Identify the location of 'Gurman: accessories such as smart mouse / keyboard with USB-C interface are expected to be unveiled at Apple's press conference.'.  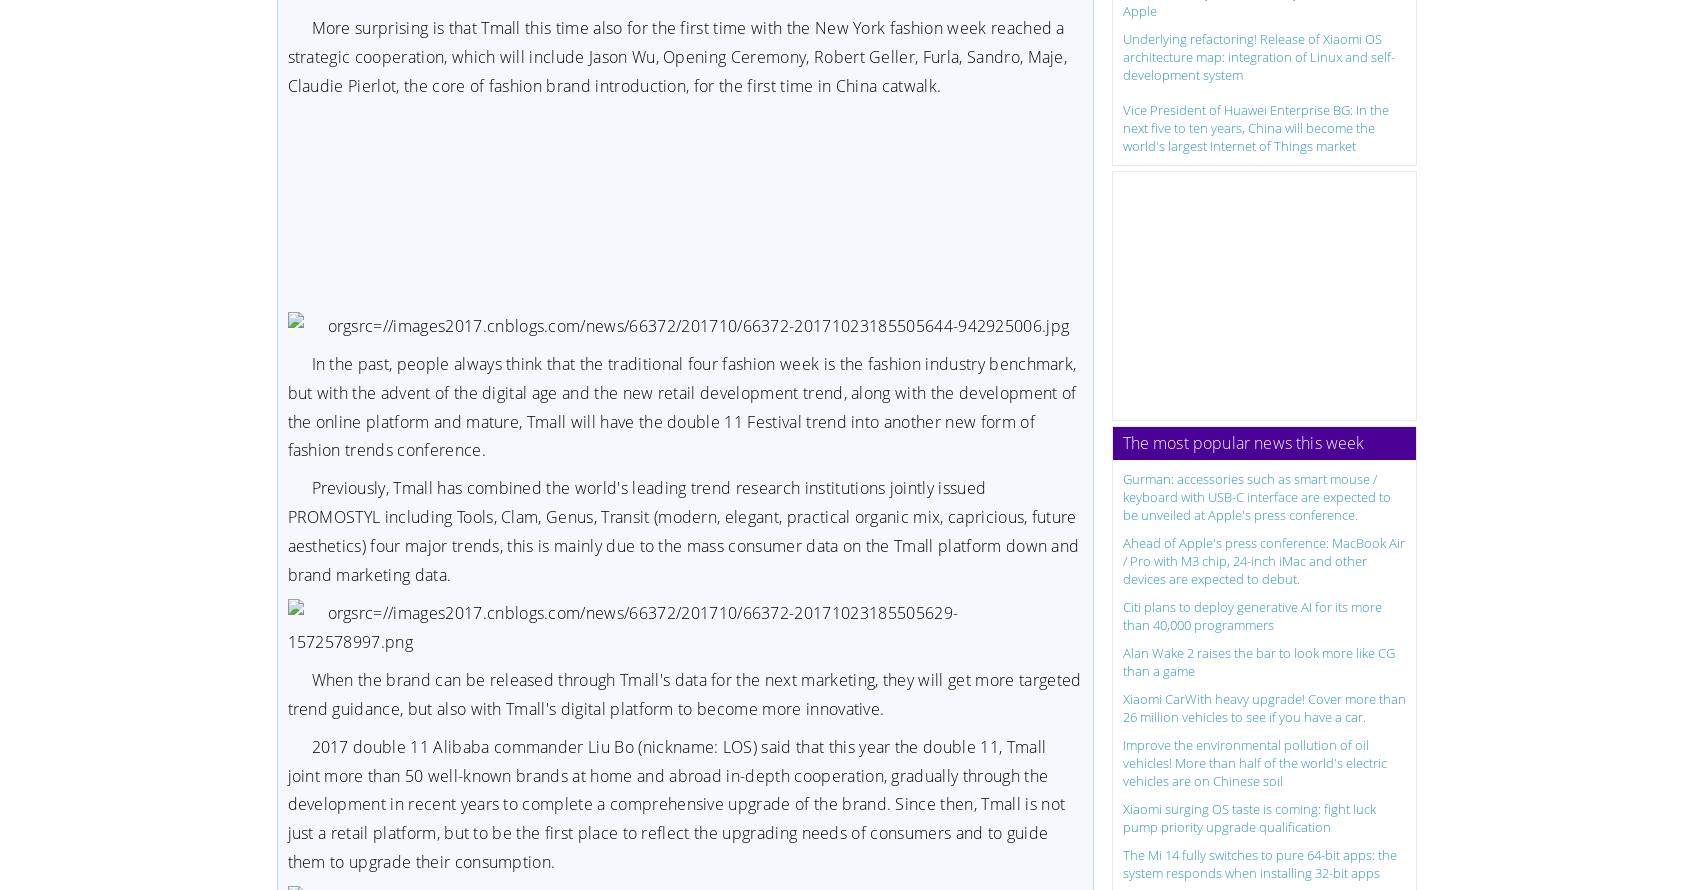
(1256, 495).